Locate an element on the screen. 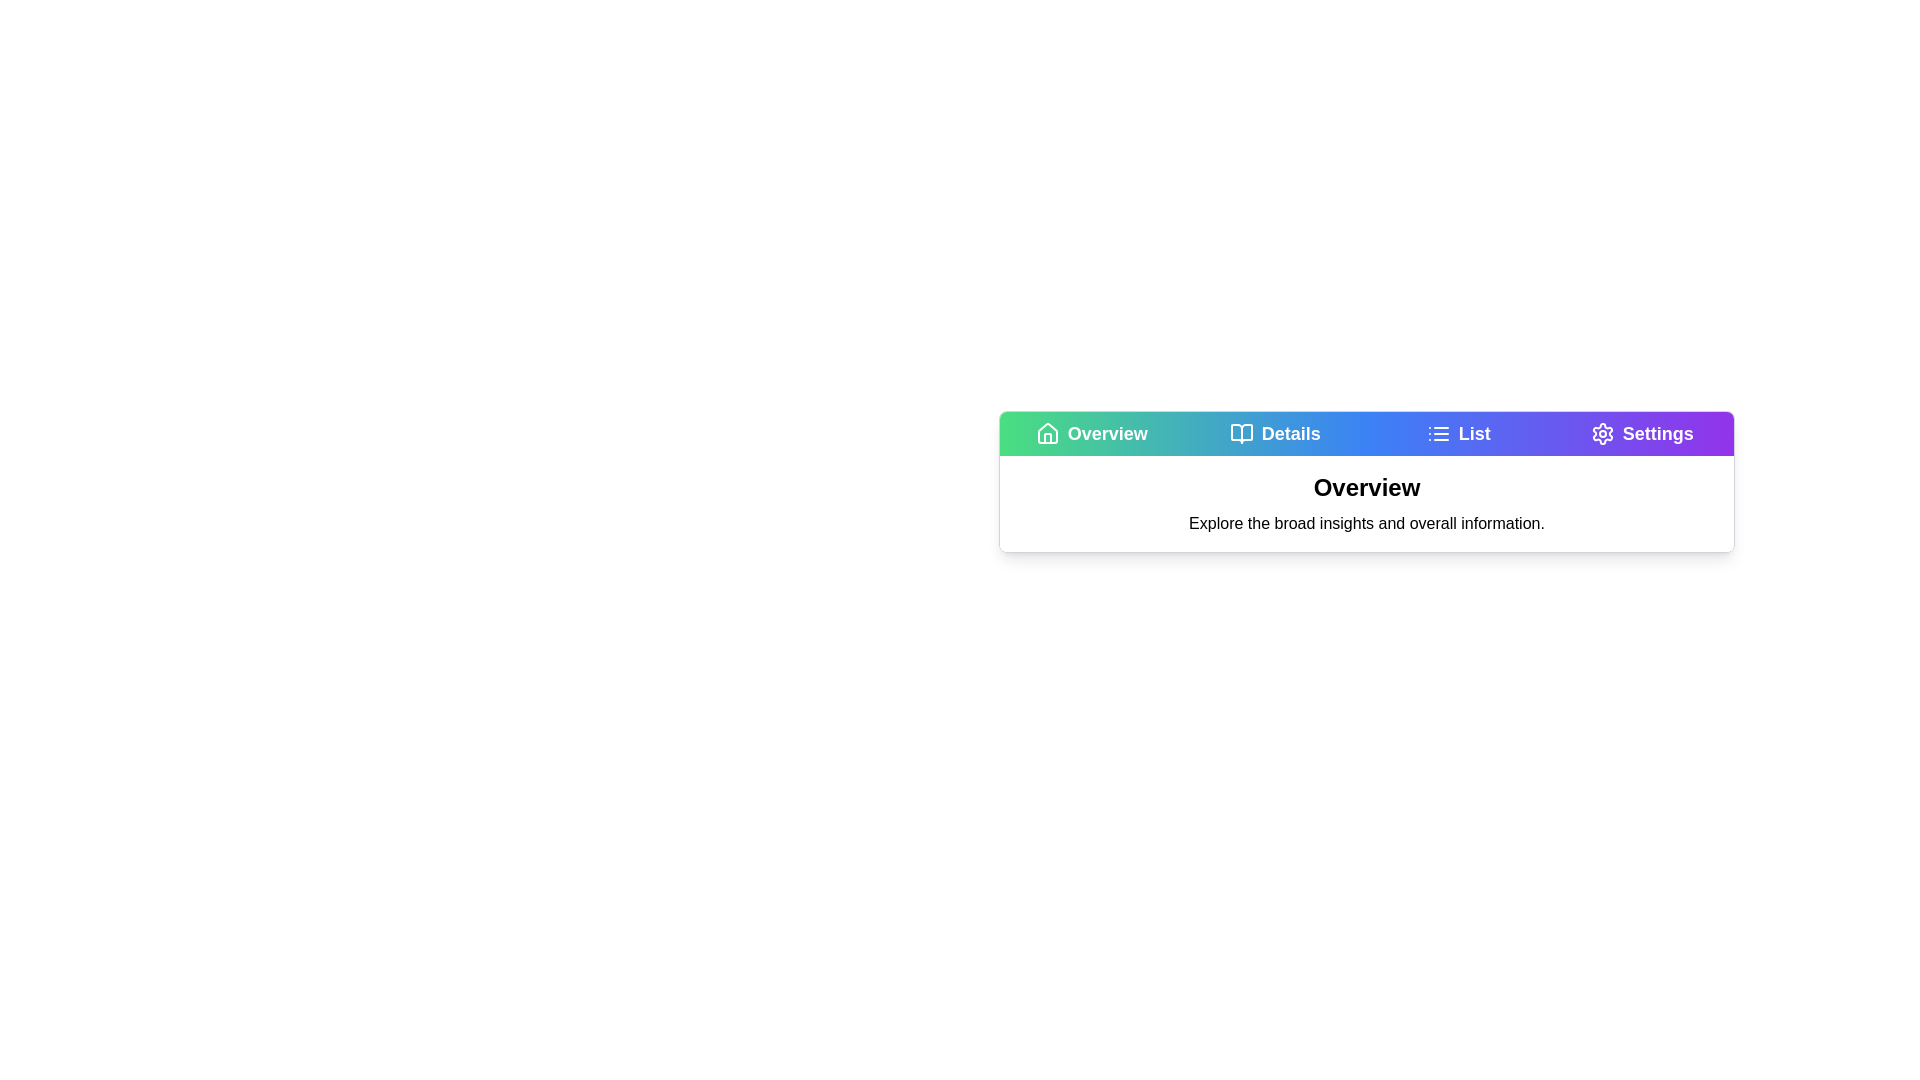  the Header Text element, which serves as the title indicating the primary focus of the content below it is located at coordinates (1366, 488).